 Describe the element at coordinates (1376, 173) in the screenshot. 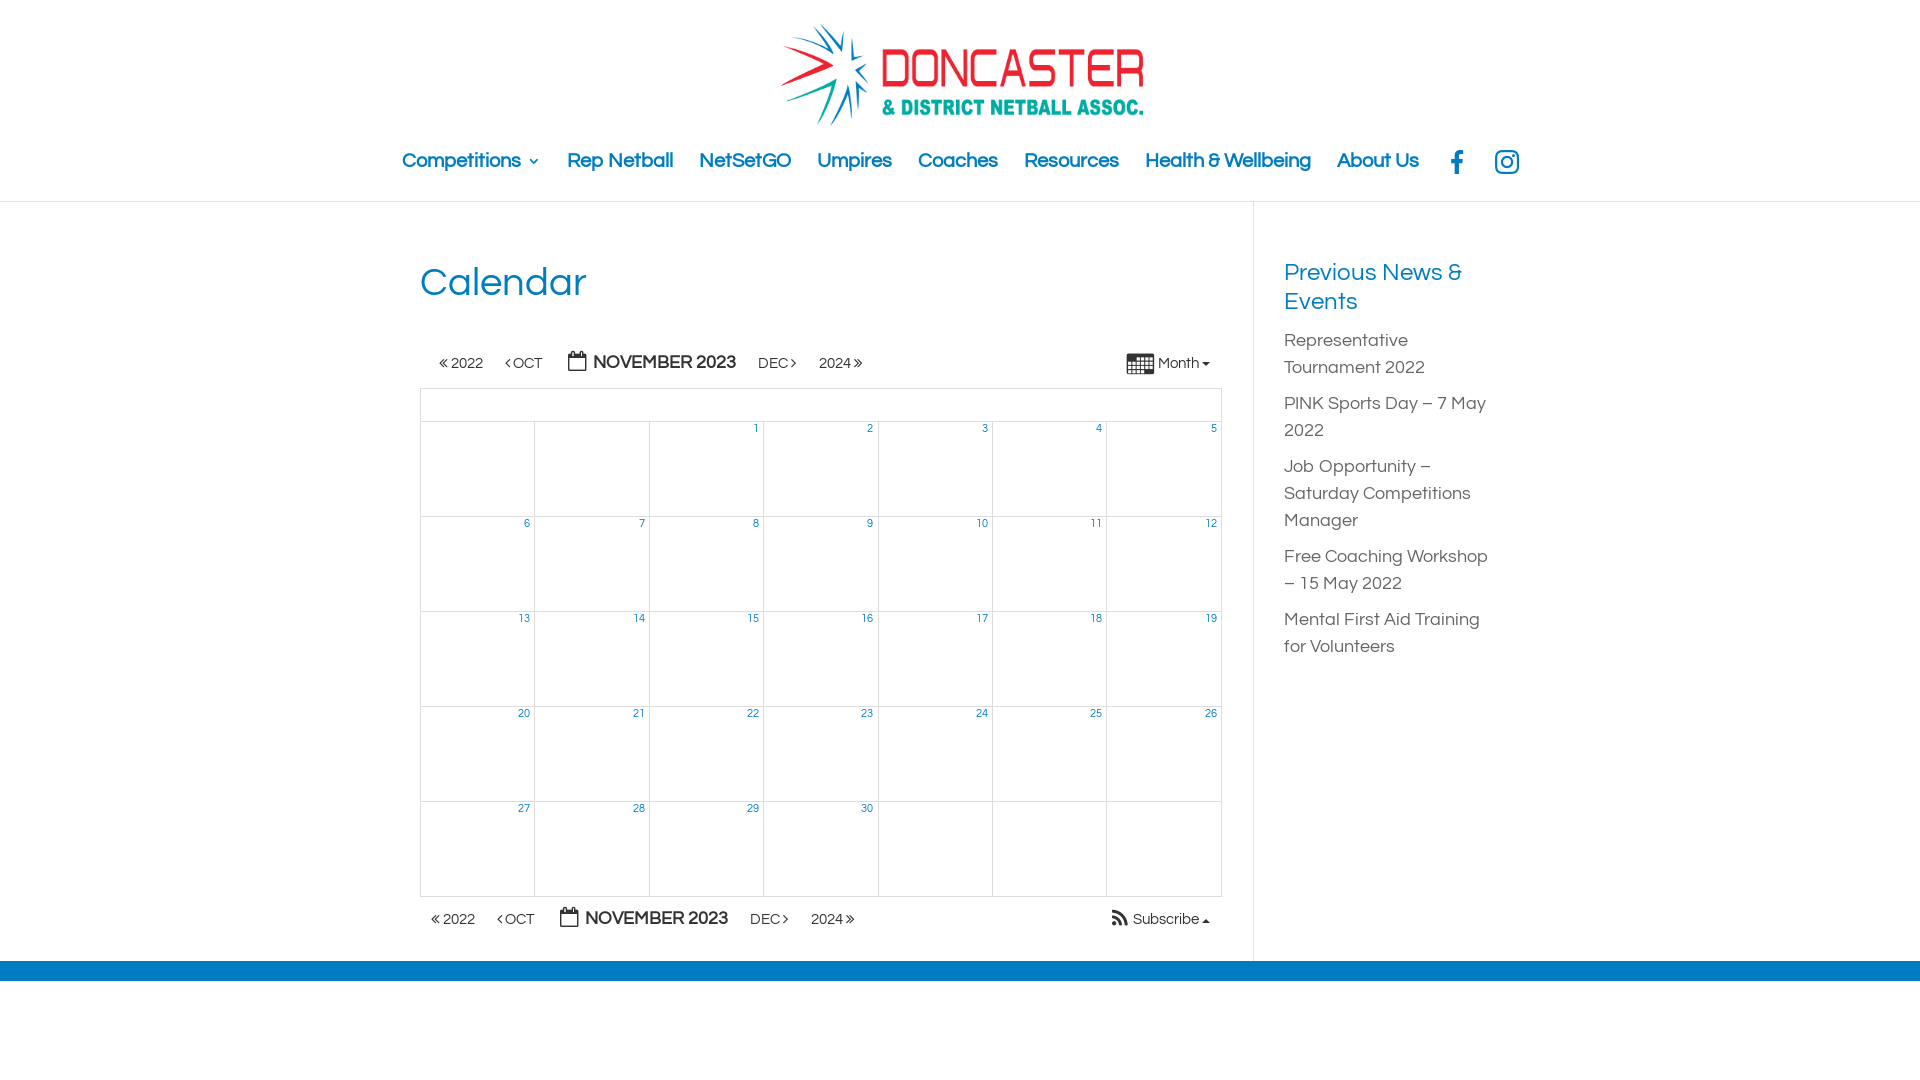

I see `'About Us'` at that location.